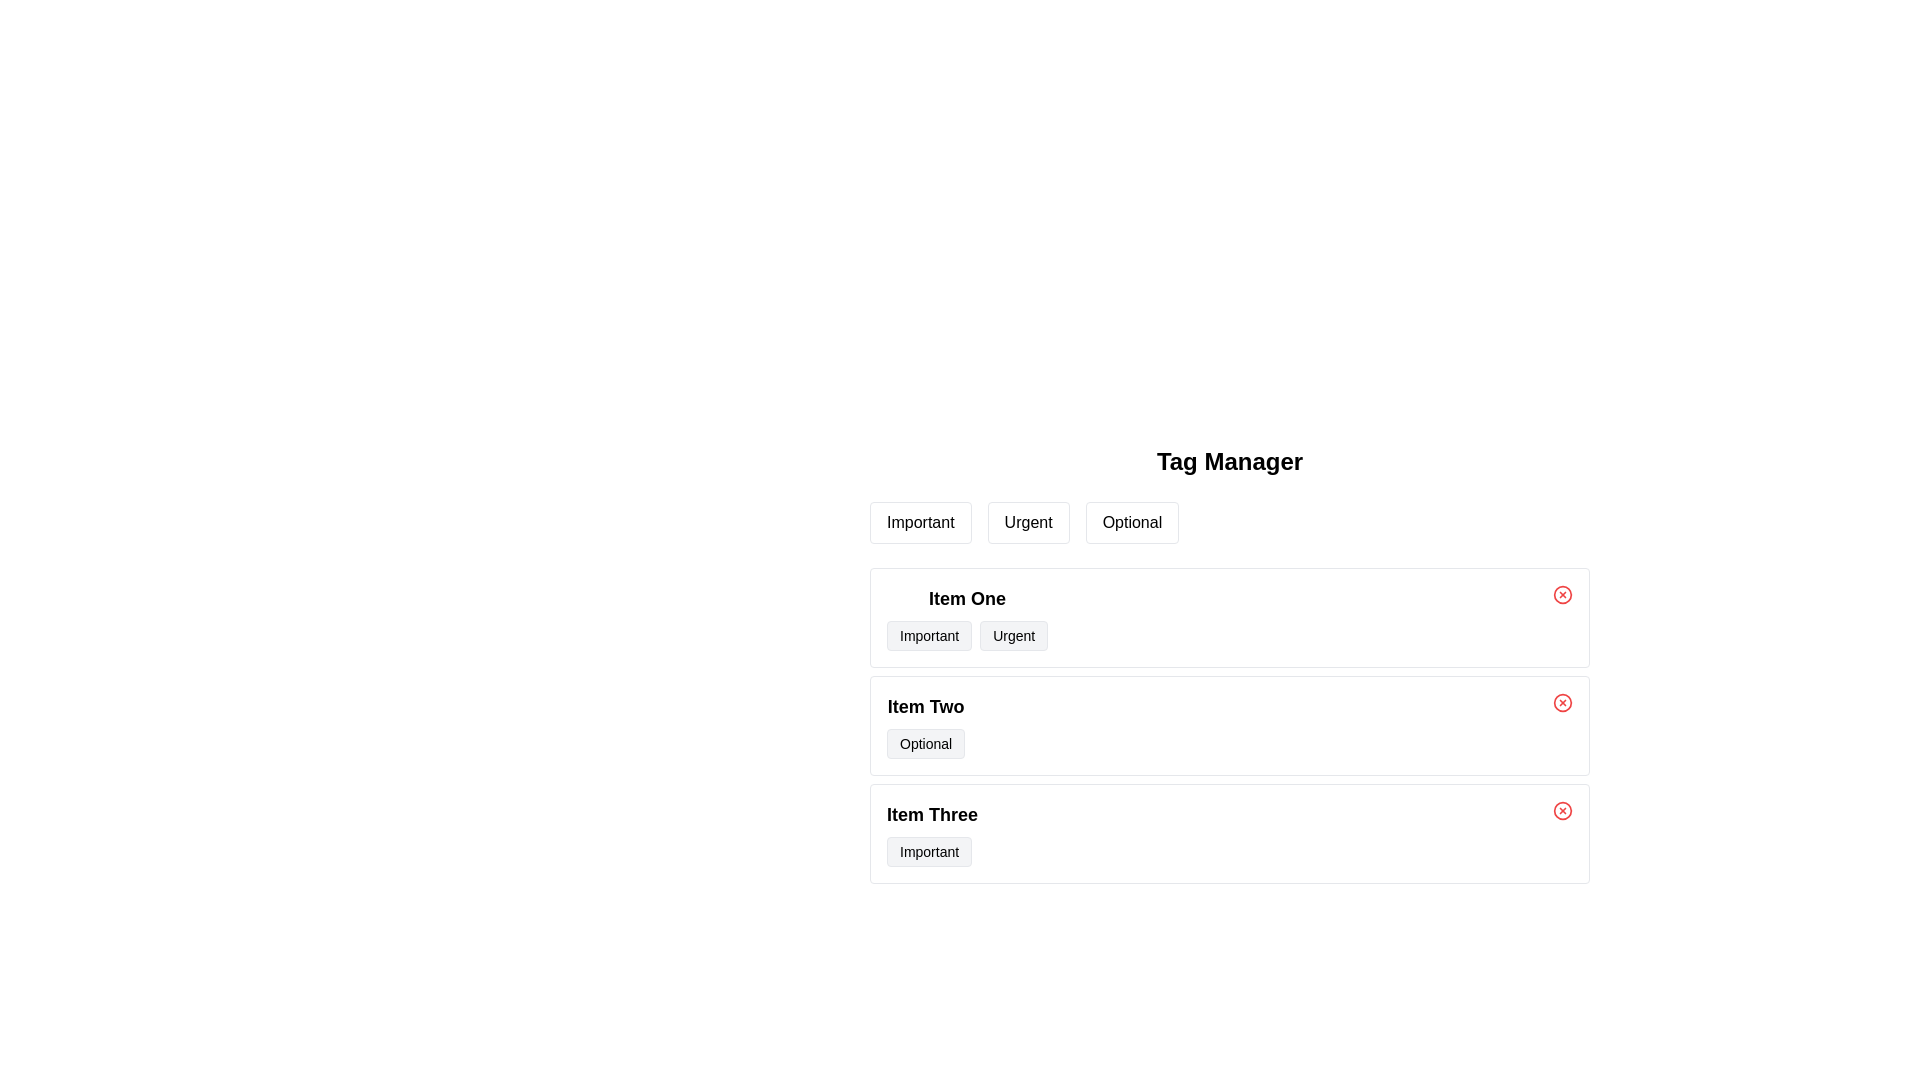 The height and width of the screenshot is (1080, 1920). Describe the element at coordinates (1562, 810) in the screenshot. I see `the close or delete button located in the bottom-right corner of the 'Item Three' card` at that location.